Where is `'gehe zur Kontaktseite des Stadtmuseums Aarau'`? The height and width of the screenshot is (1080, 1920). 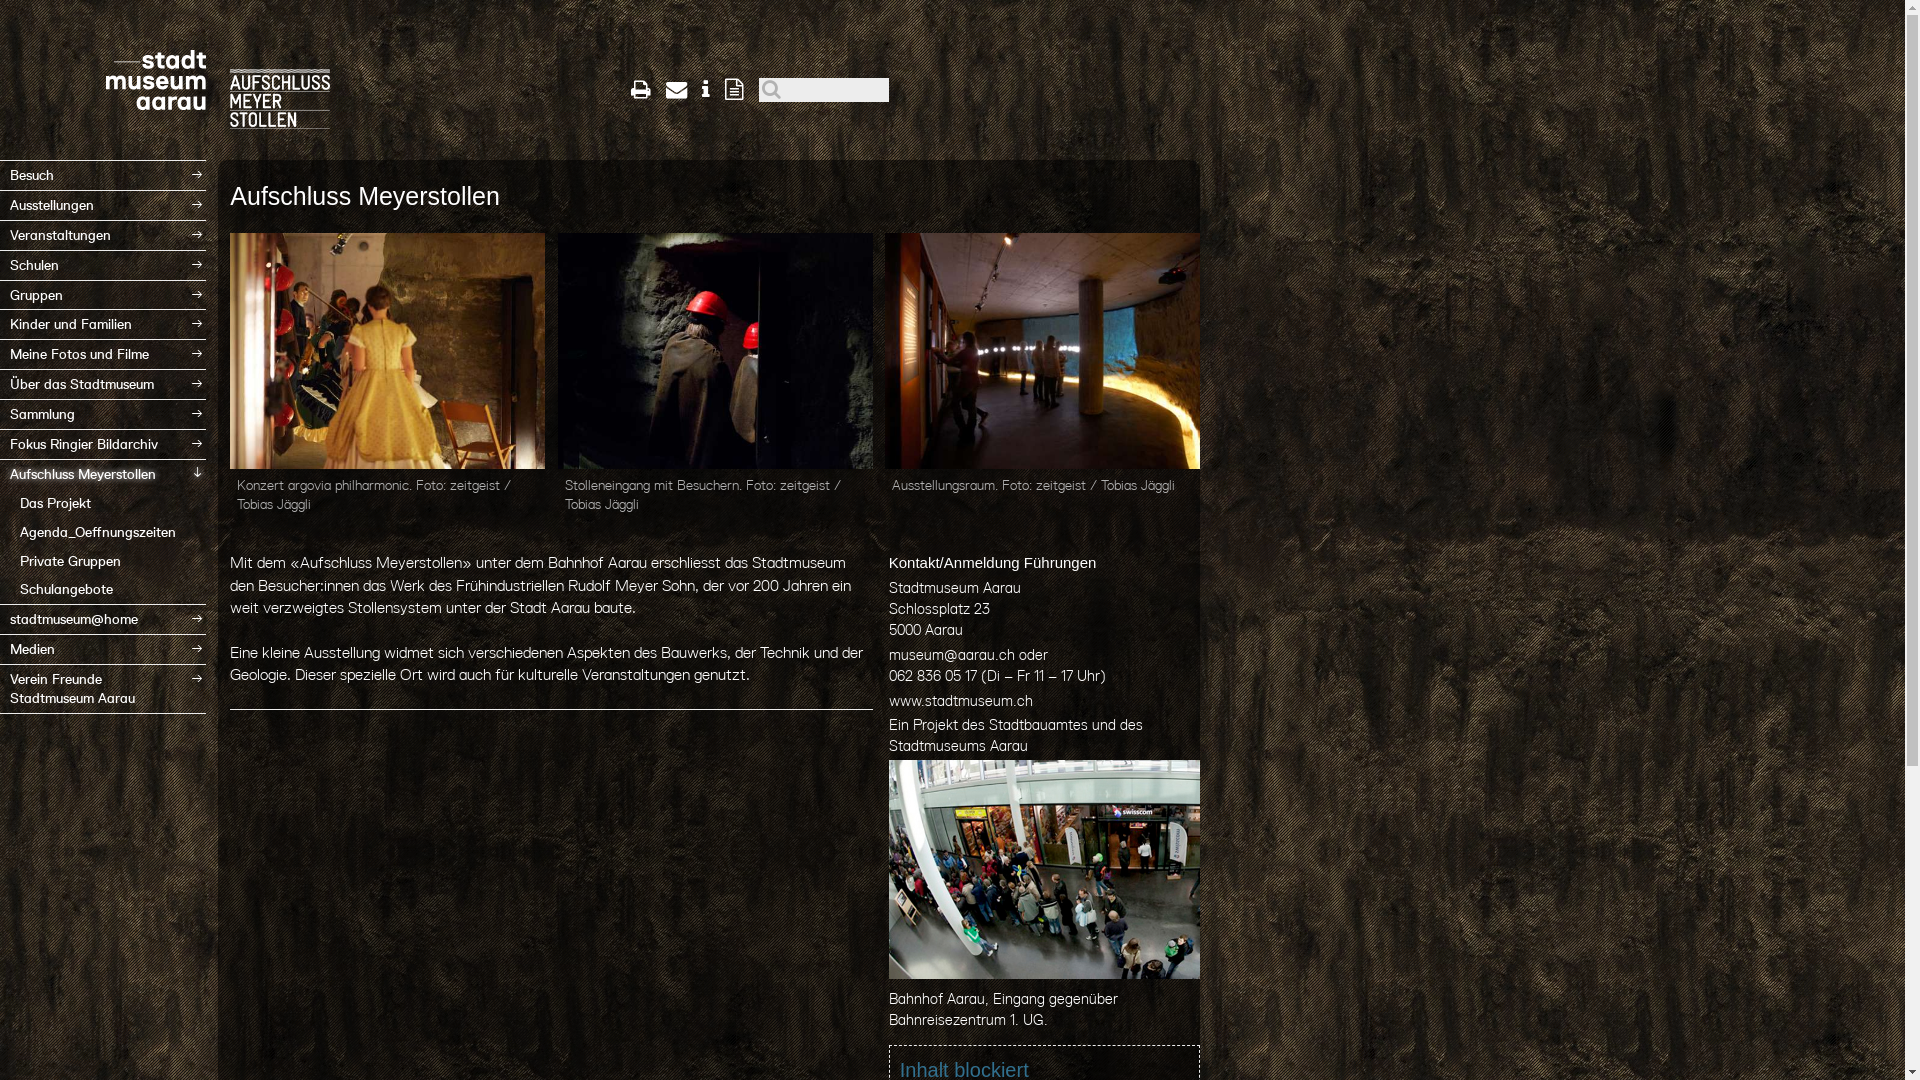
'gehe zur Kontaktseite des Stadtmuseums Aarau' is located at coordinates (676, 88).